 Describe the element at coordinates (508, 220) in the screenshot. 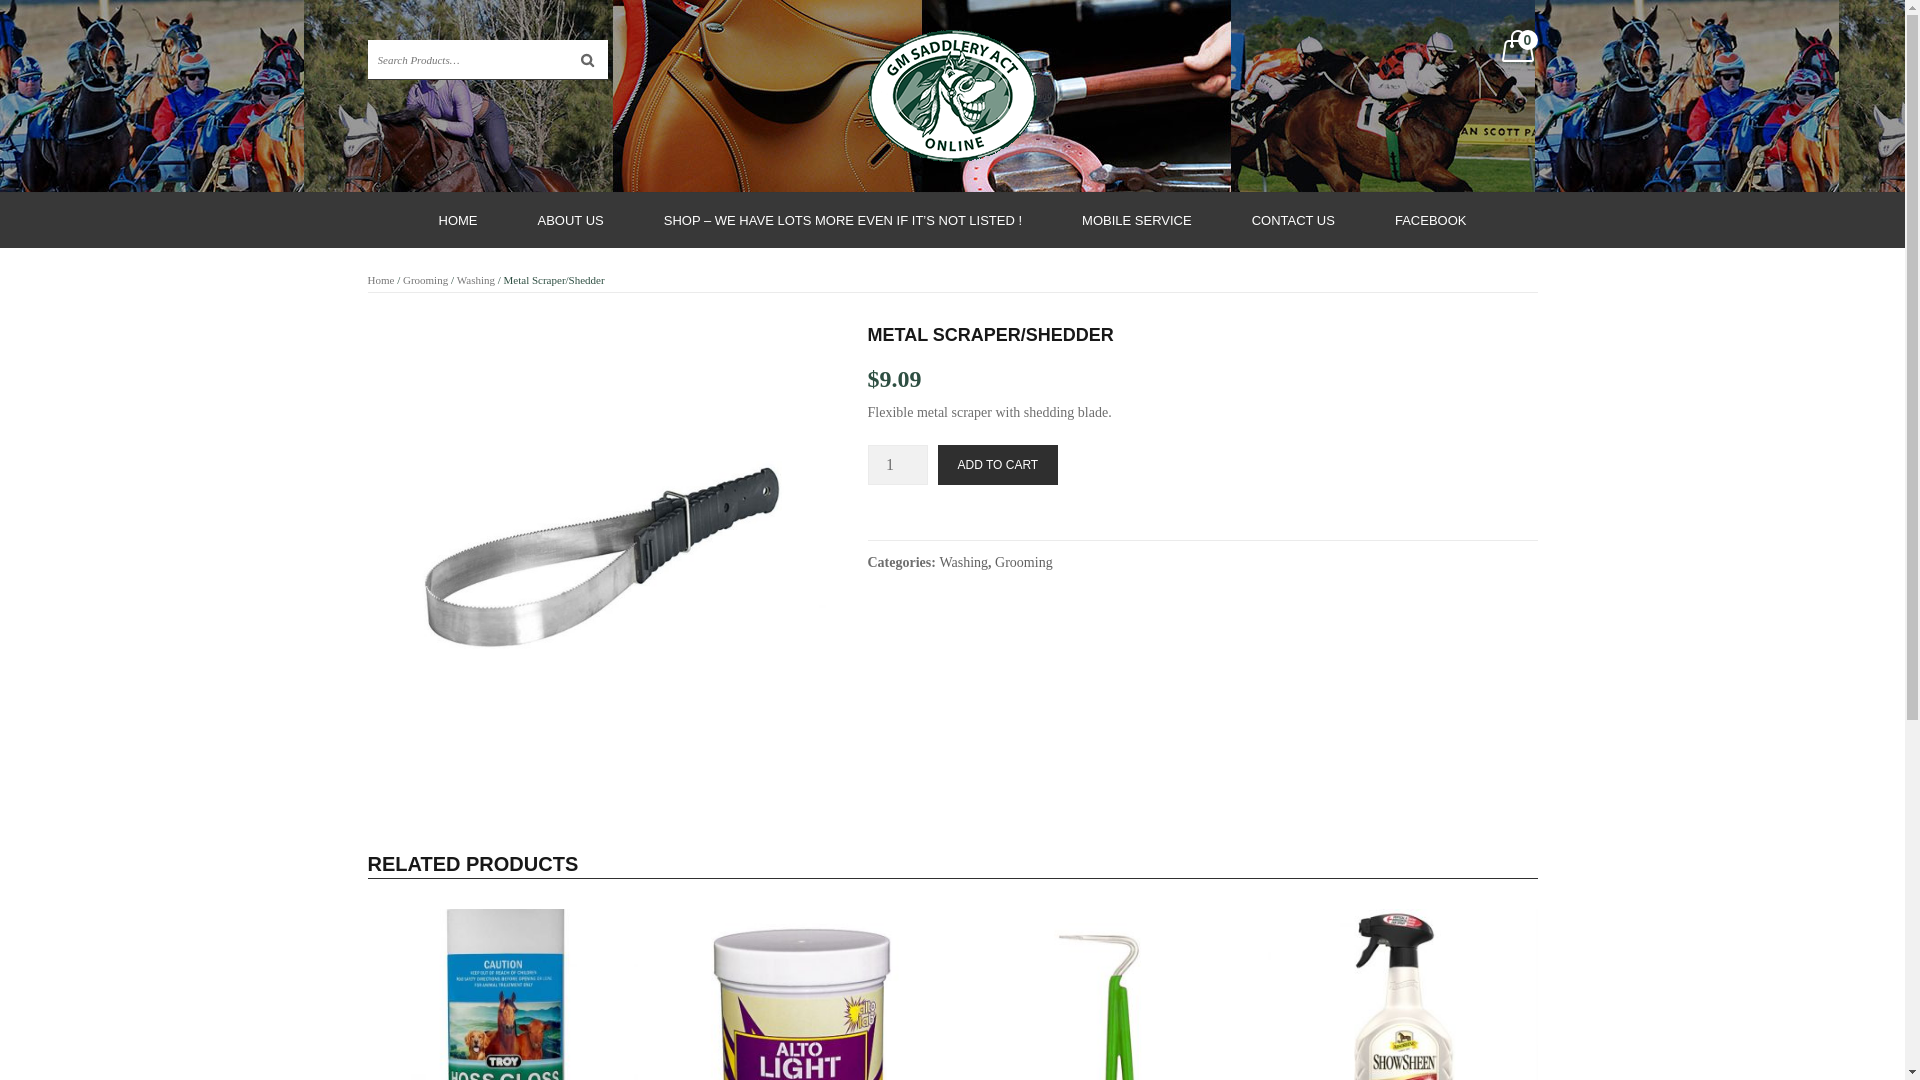

I see `'ABOUT US'` at that location.